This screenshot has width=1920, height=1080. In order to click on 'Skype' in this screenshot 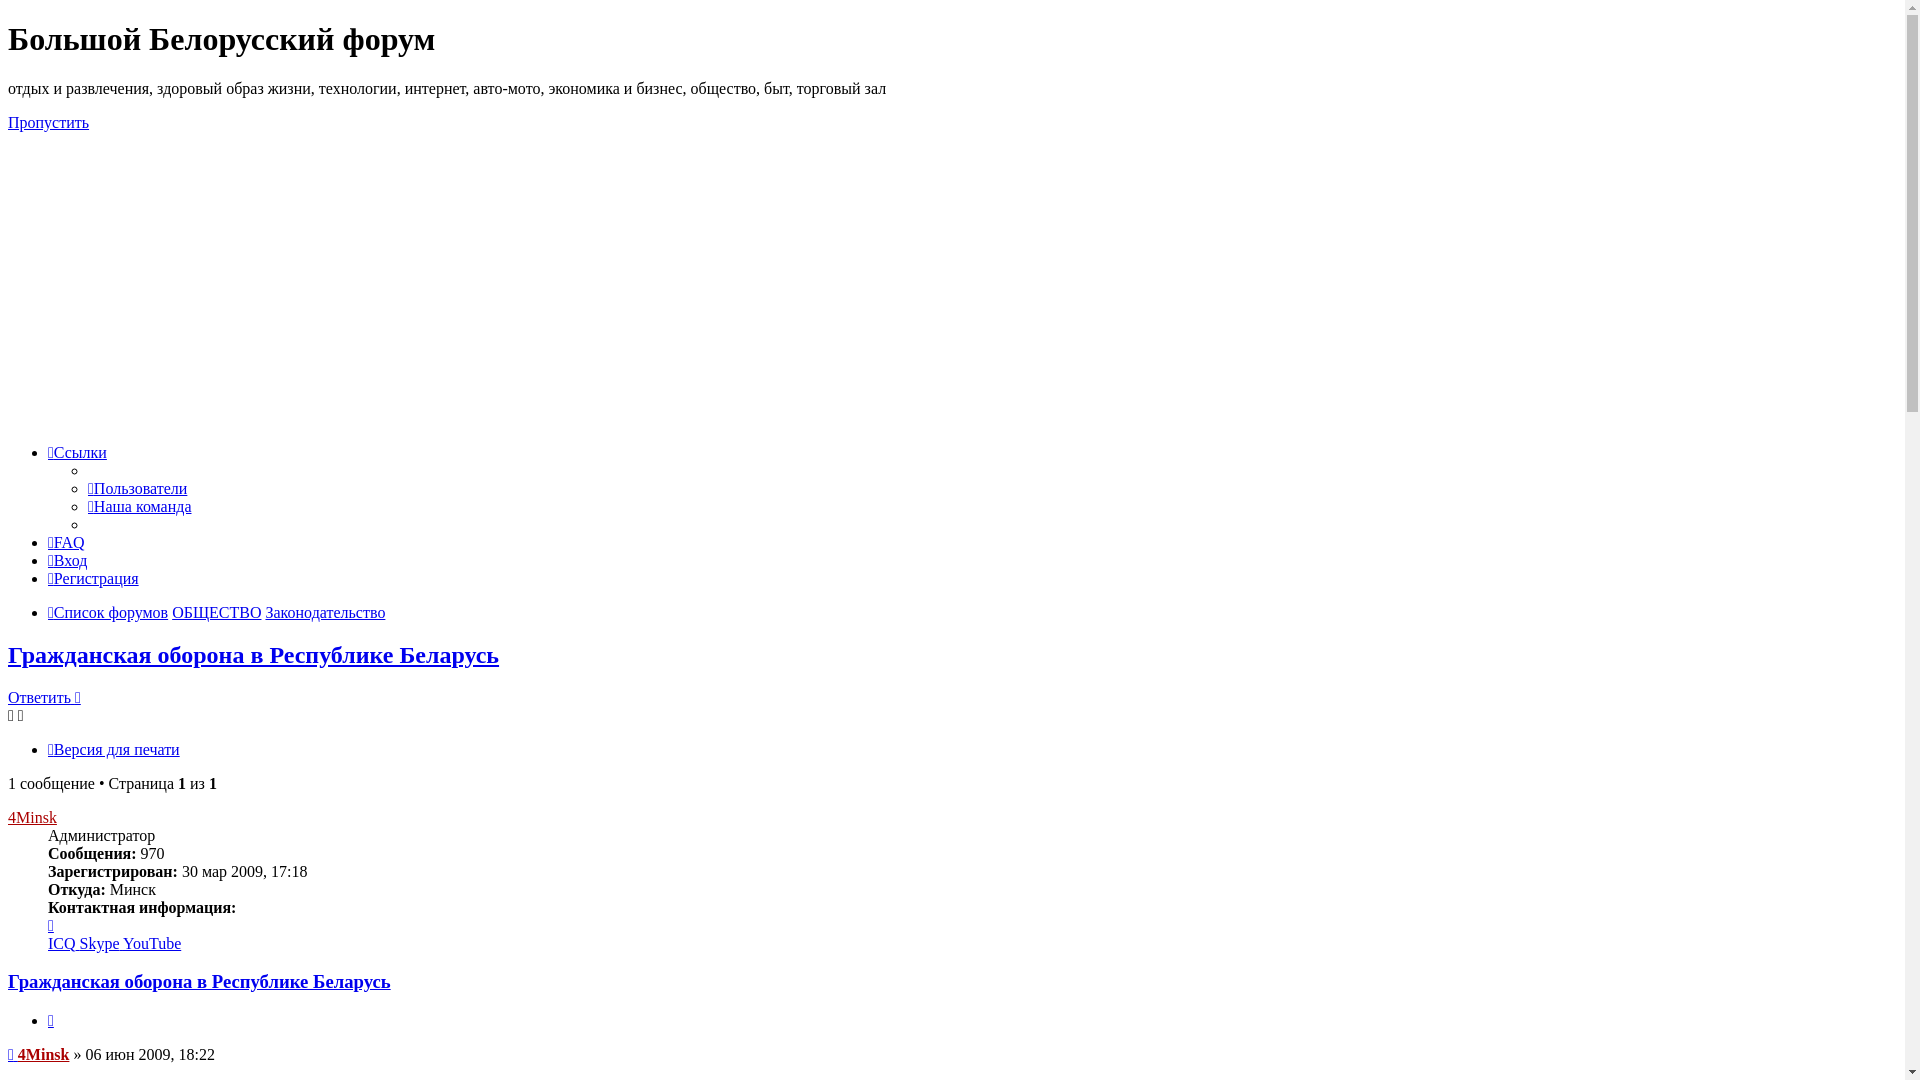, I will do `click(100, 943)`.